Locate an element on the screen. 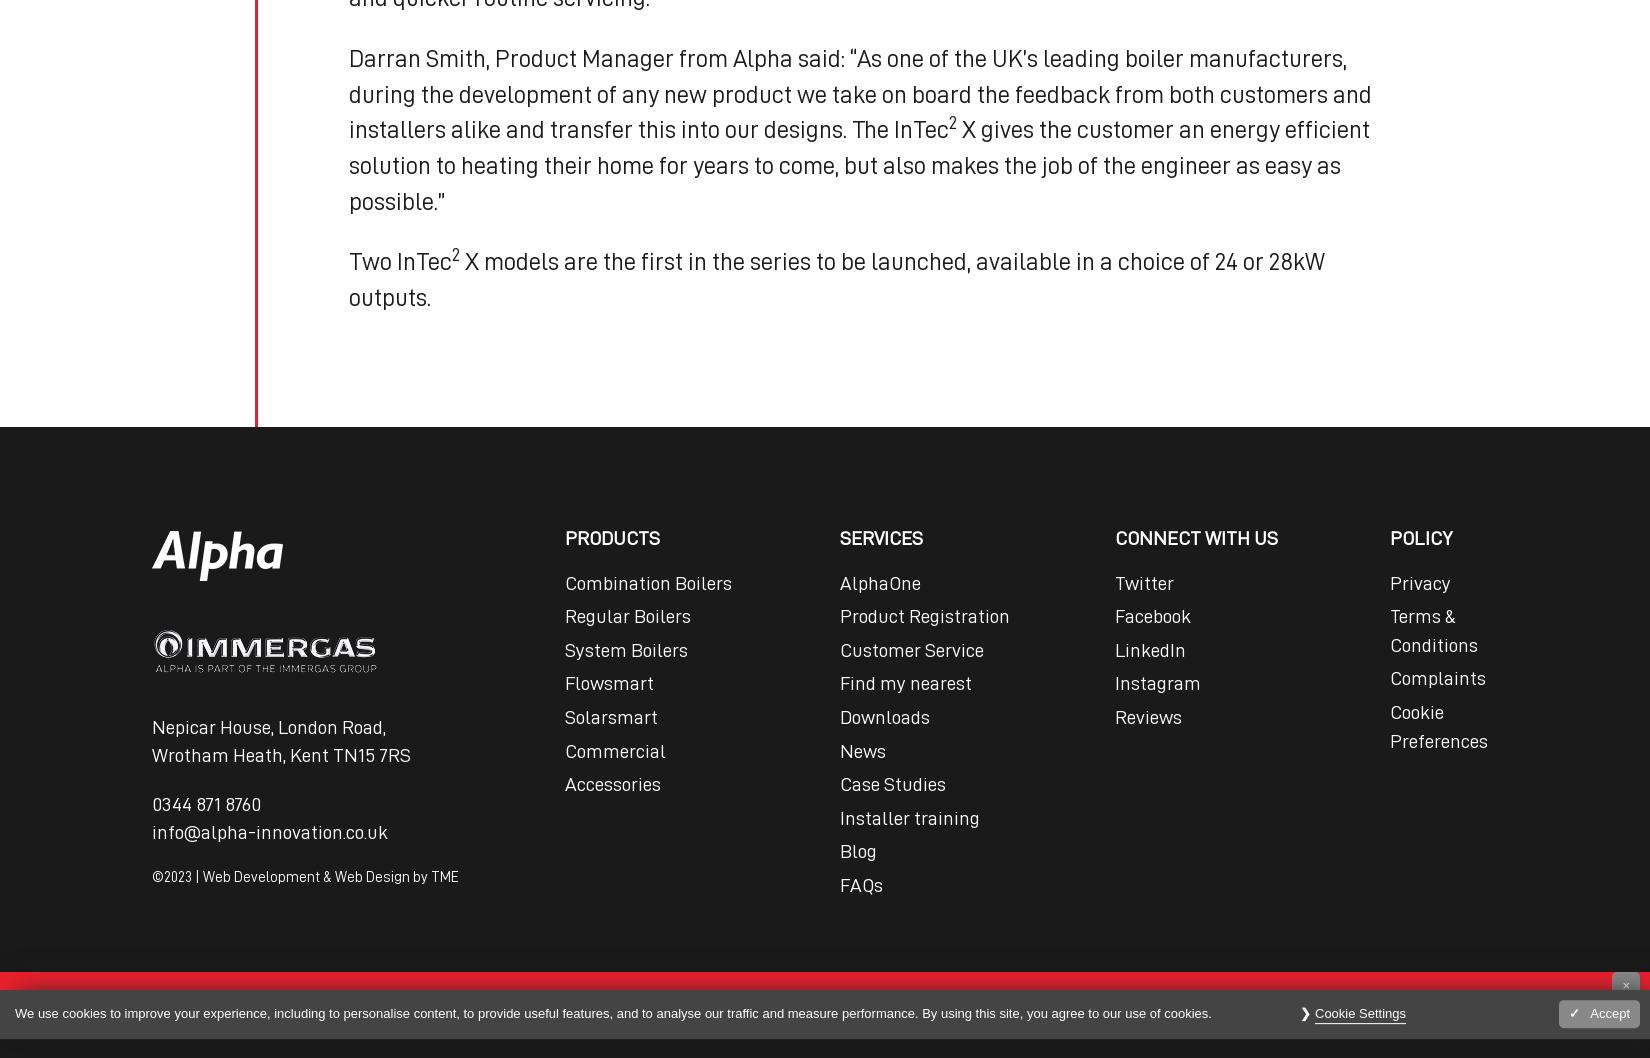  'Reviews' is located at coordinates (1114, 717).